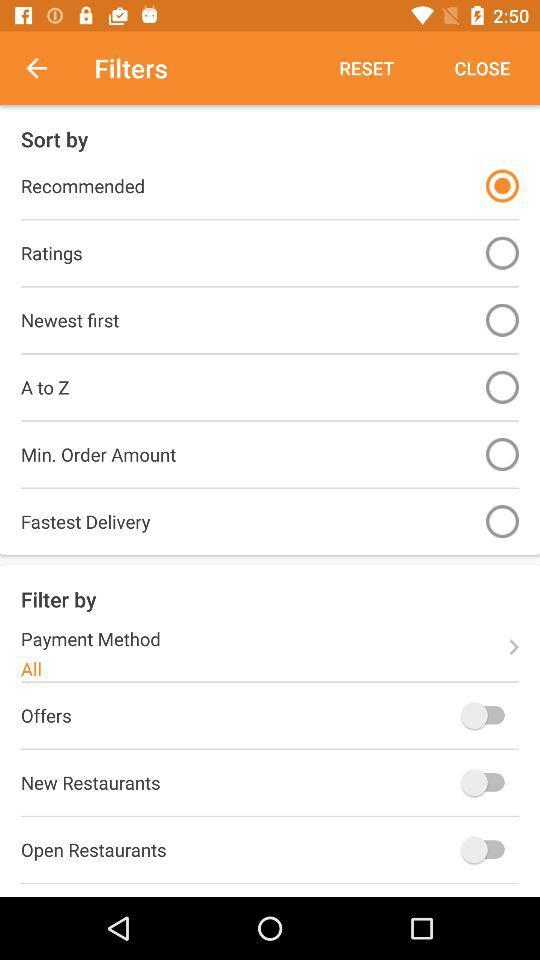  Describe the element at coordinates (486, 782) in the screenshot. I see `new restaurants on` at that location.